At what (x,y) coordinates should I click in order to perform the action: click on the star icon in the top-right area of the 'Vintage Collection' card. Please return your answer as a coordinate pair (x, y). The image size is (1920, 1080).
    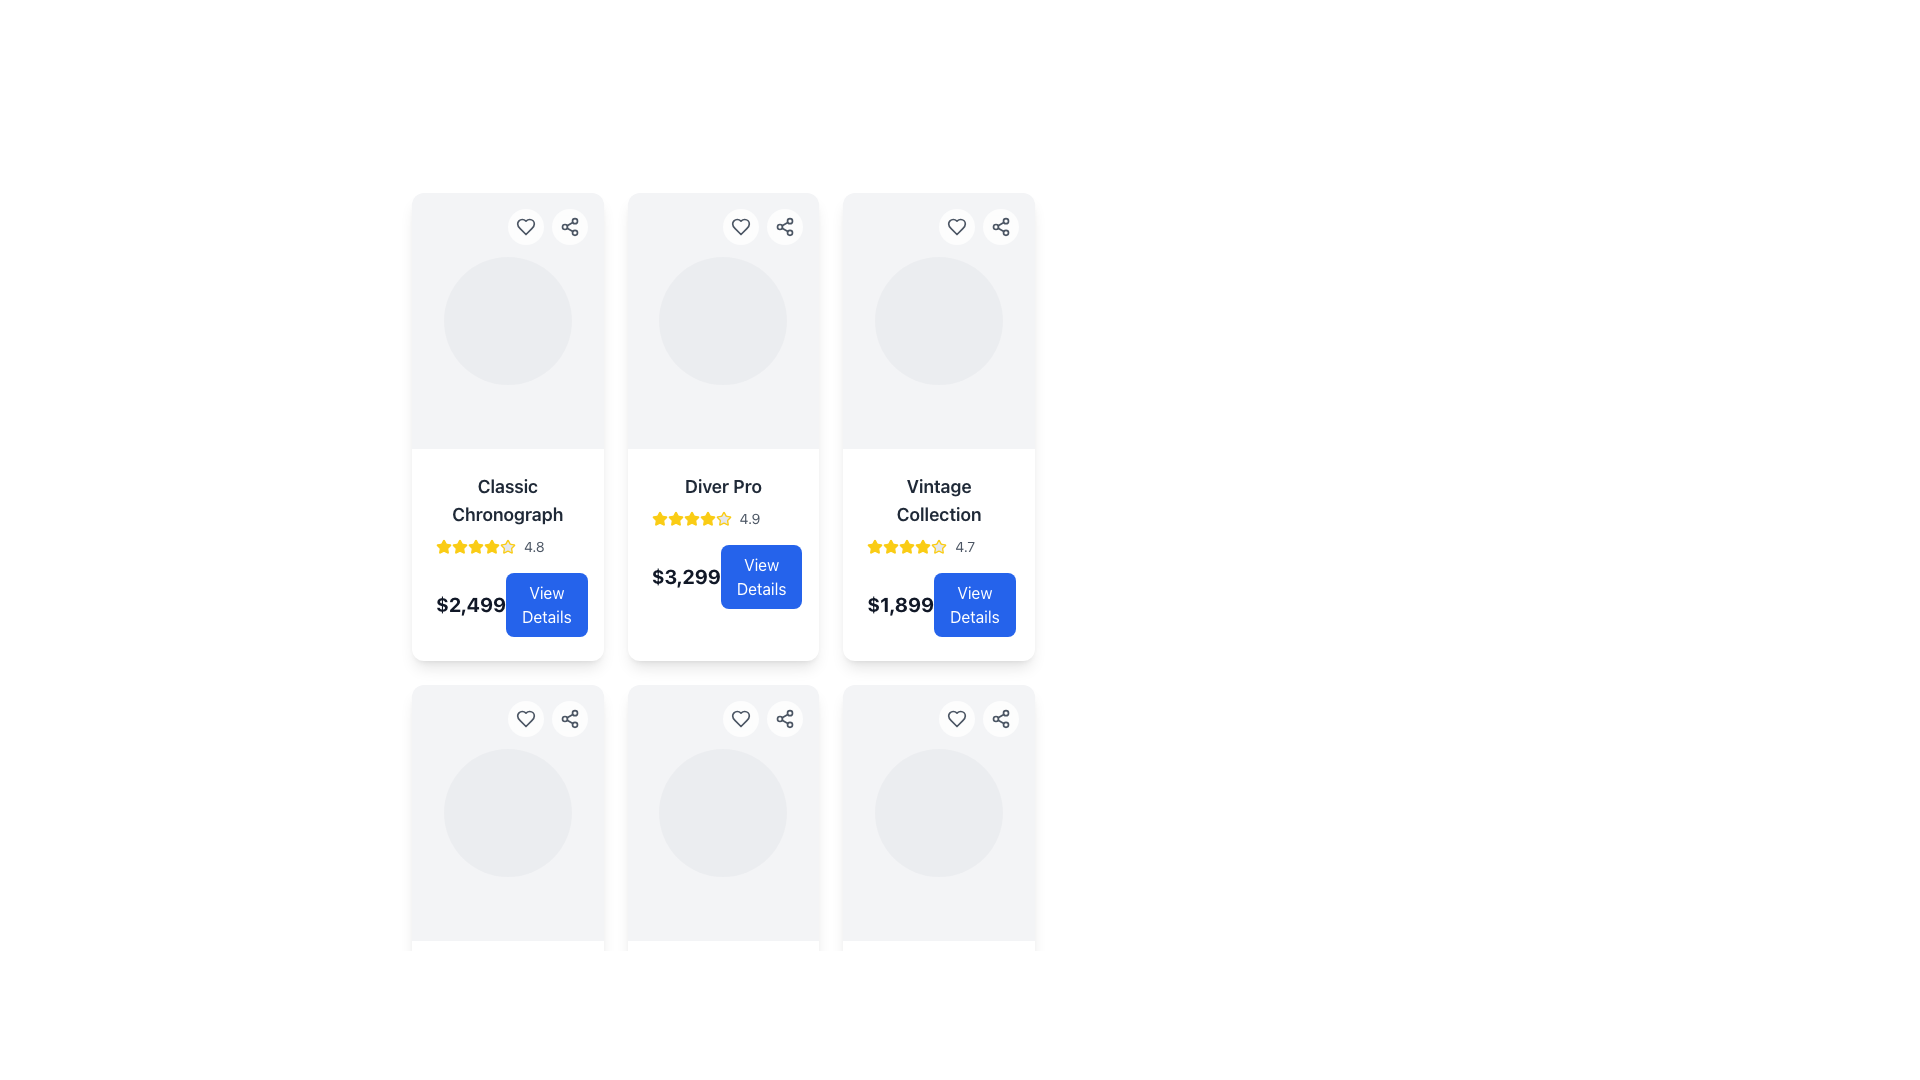
    Looking at the image, I should click on (938, 546).